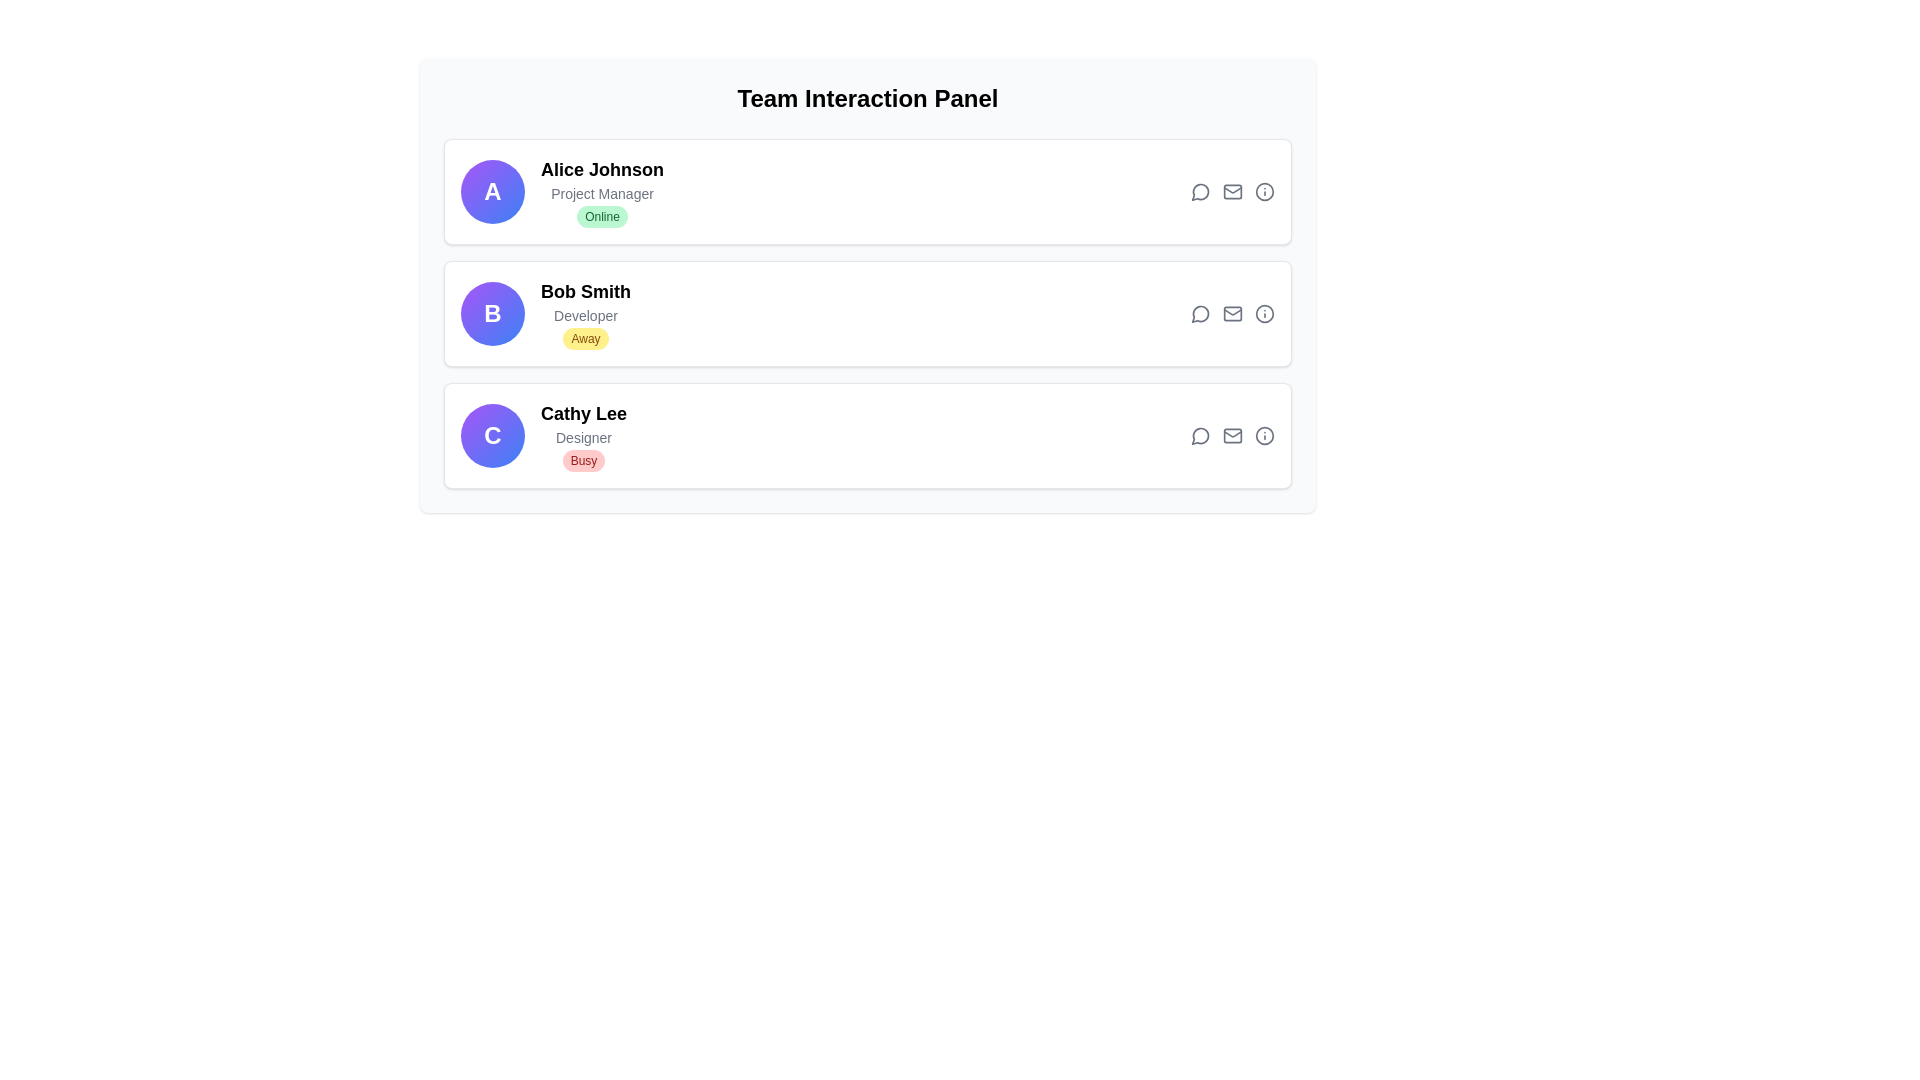  Describe the element at coordinates (868, 313) in the screenshot. I see `the second member's card in the Team Interaction Panel` at that location.